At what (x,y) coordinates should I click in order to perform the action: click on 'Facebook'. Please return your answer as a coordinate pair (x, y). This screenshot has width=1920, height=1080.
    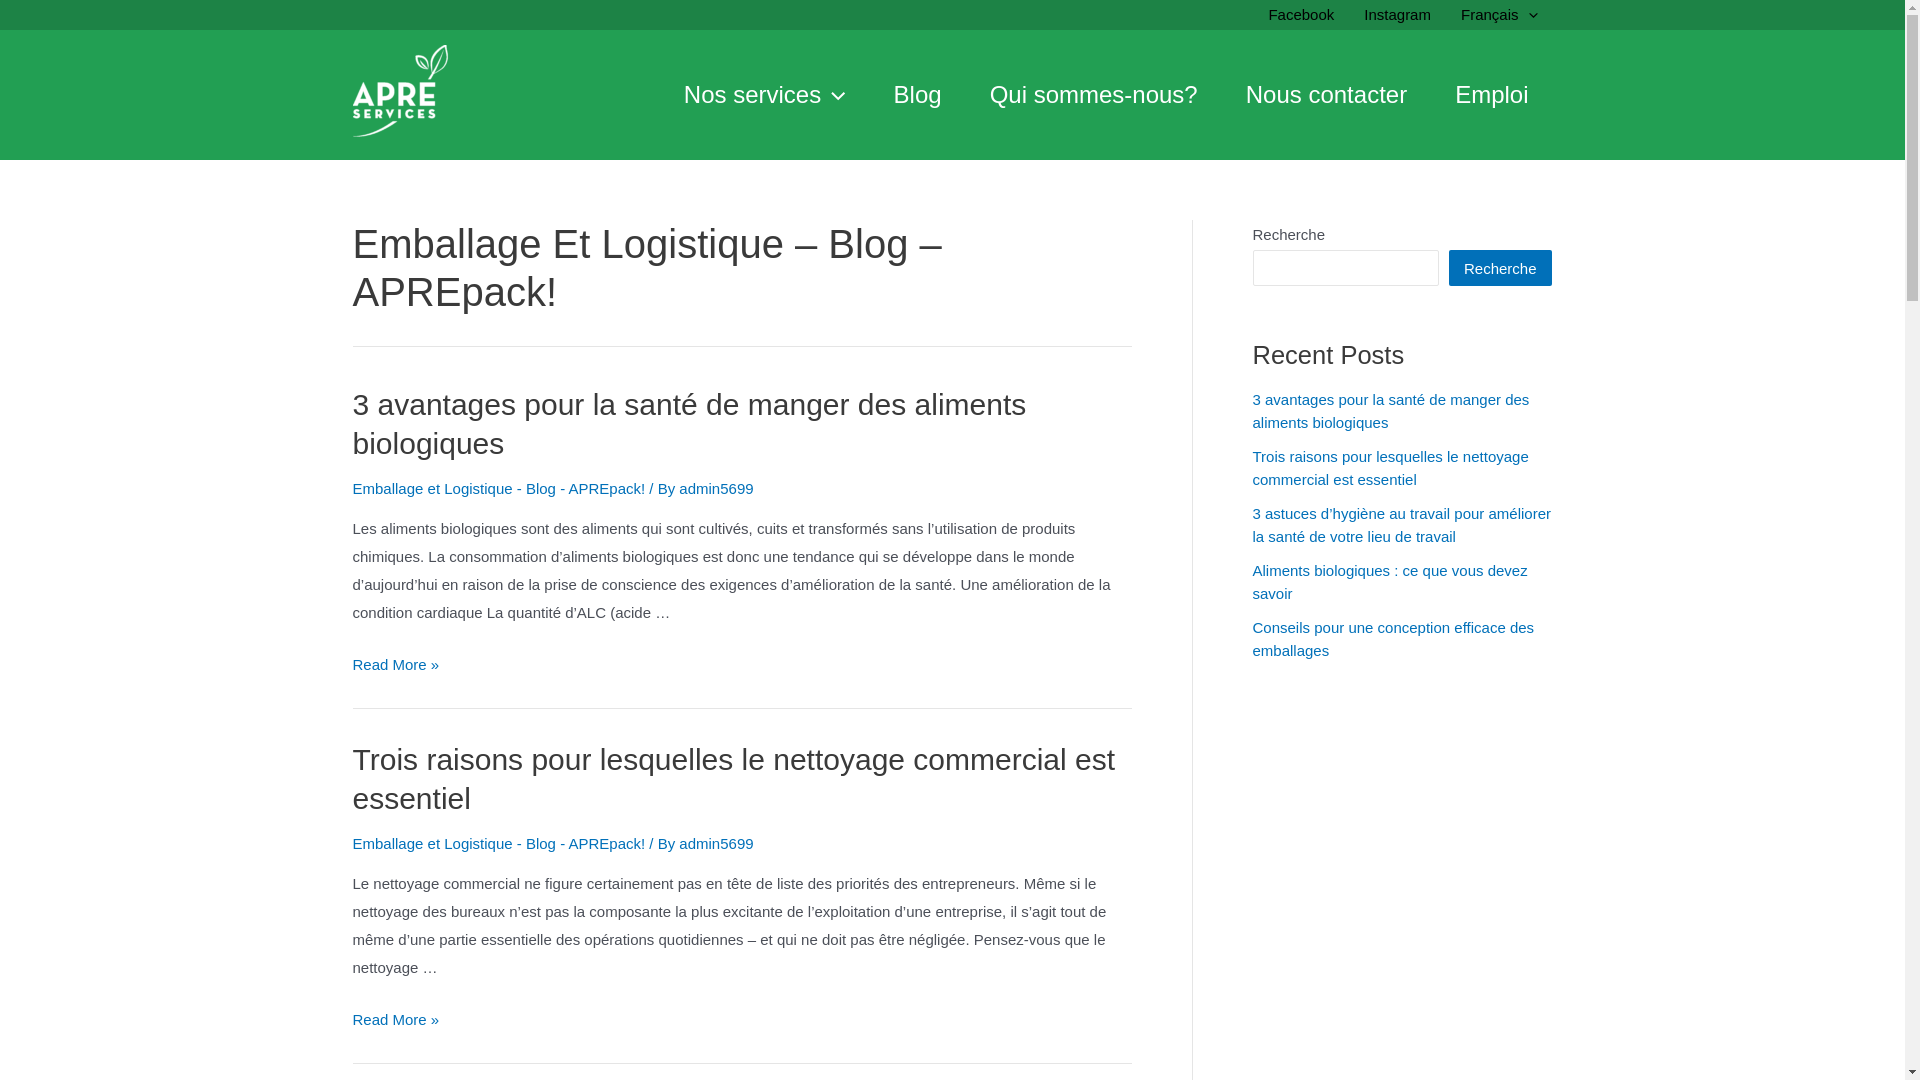
    Looking at the image, I should click on (1300, 15).